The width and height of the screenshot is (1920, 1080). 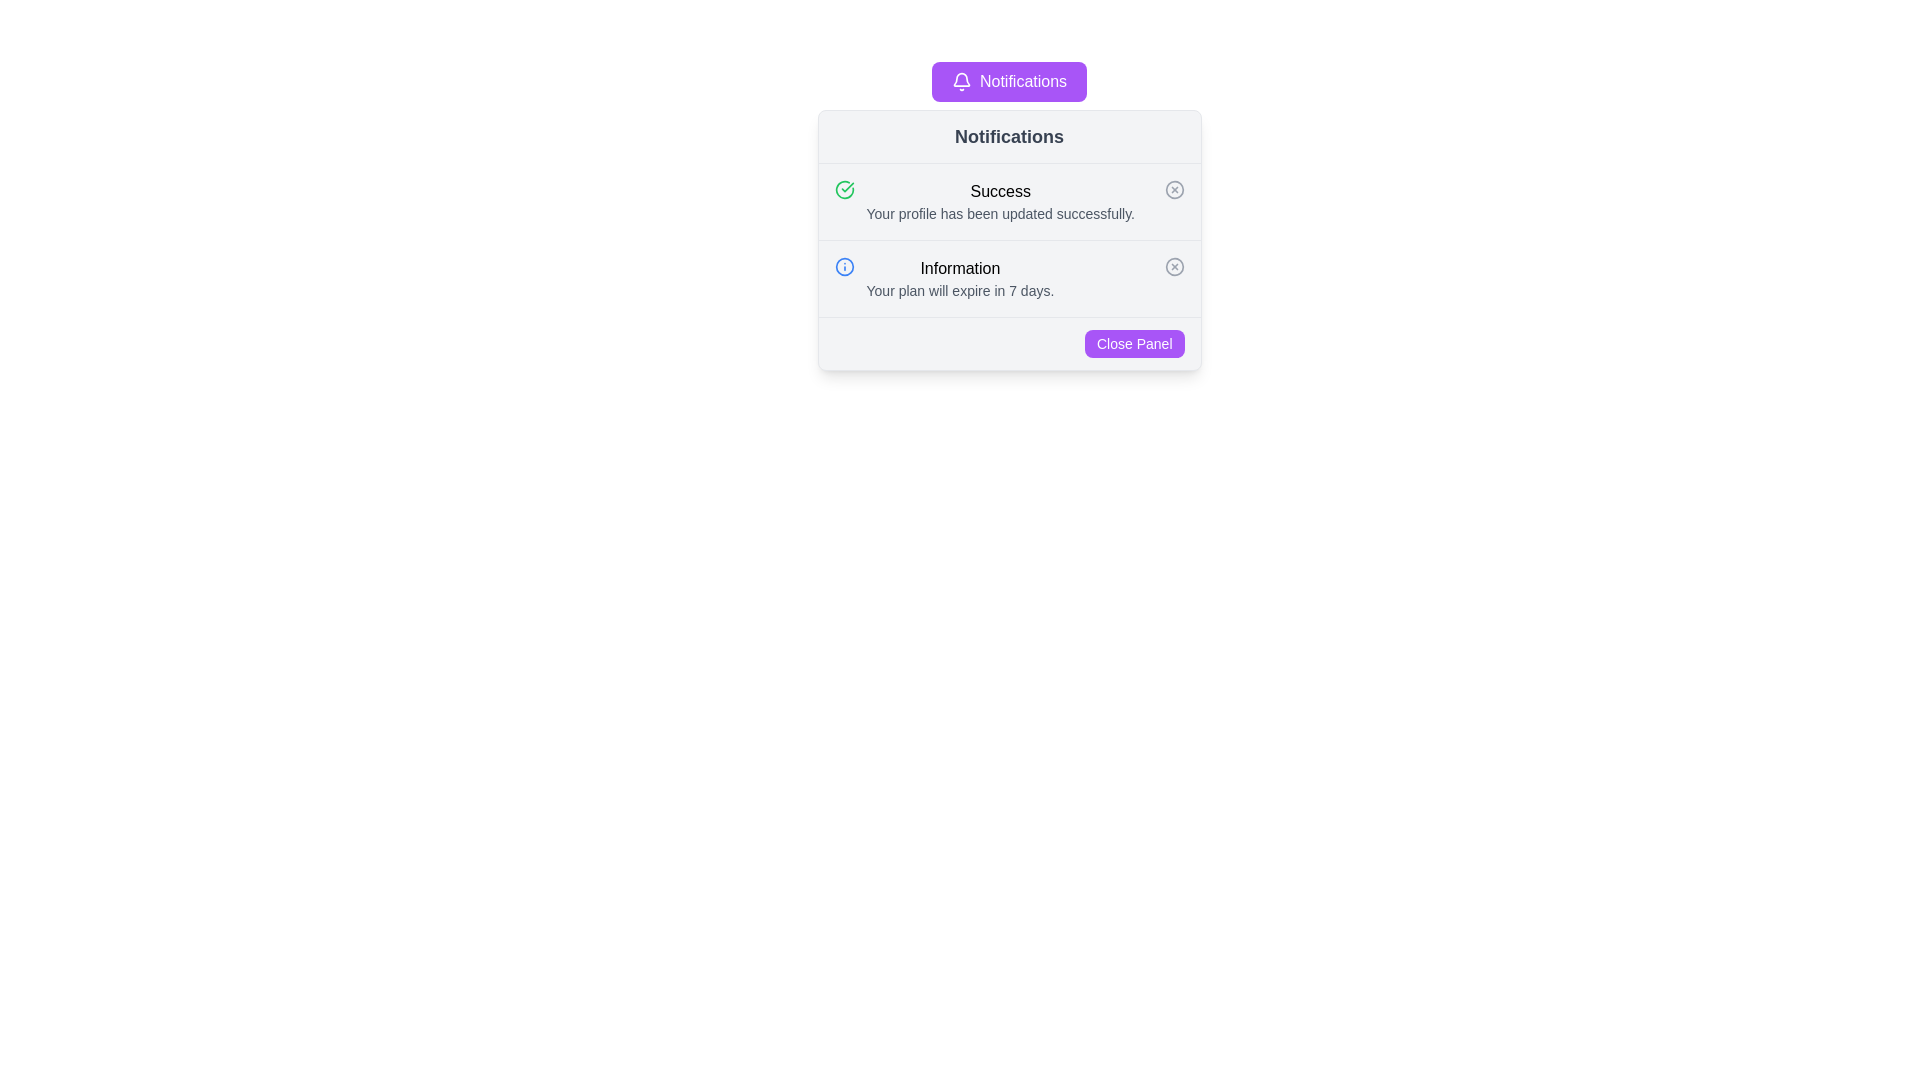 I want to click on the Notifications button with a purple background and bell icon at the top center of the interface, so click(x=1009, y=80).